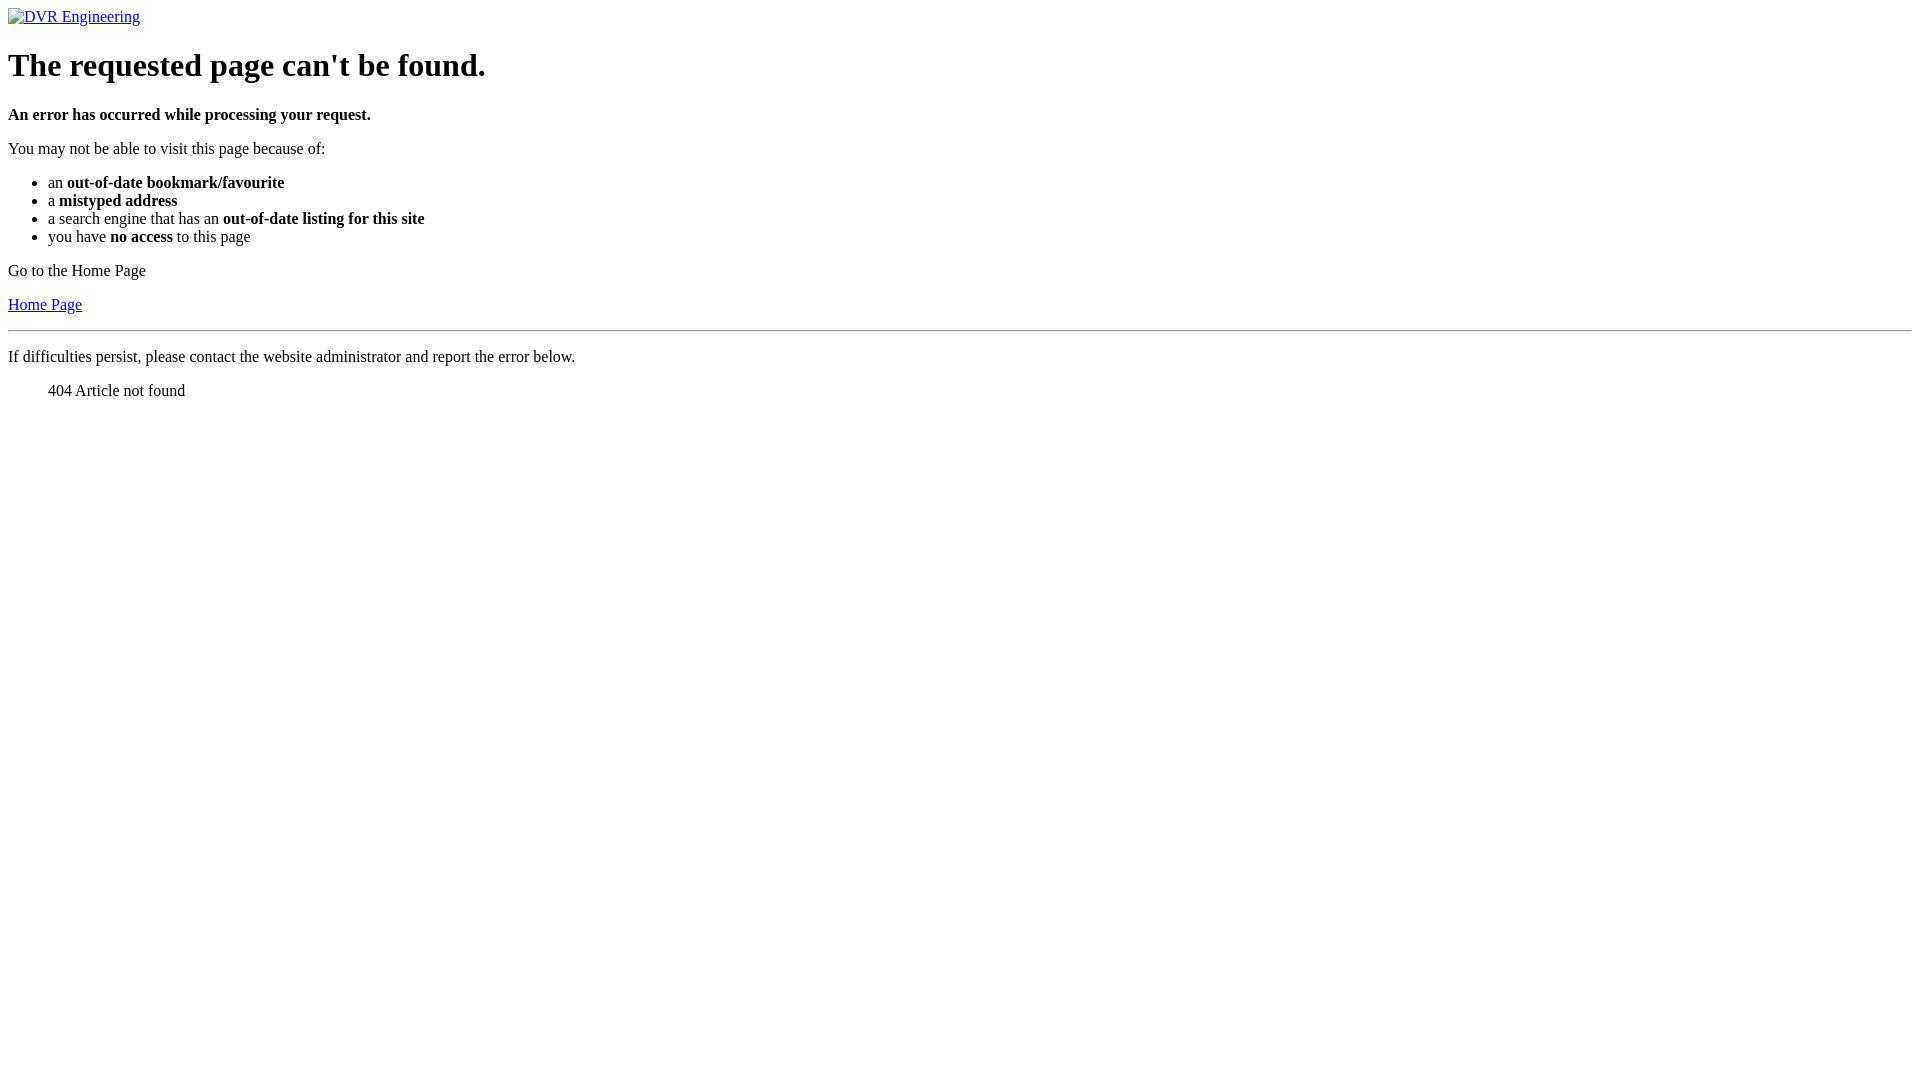 This screenshot has height=1080, width=1920. Describe the element at coordinates (8, 304) in the screenshot. I see `'Home Page'` at that location.